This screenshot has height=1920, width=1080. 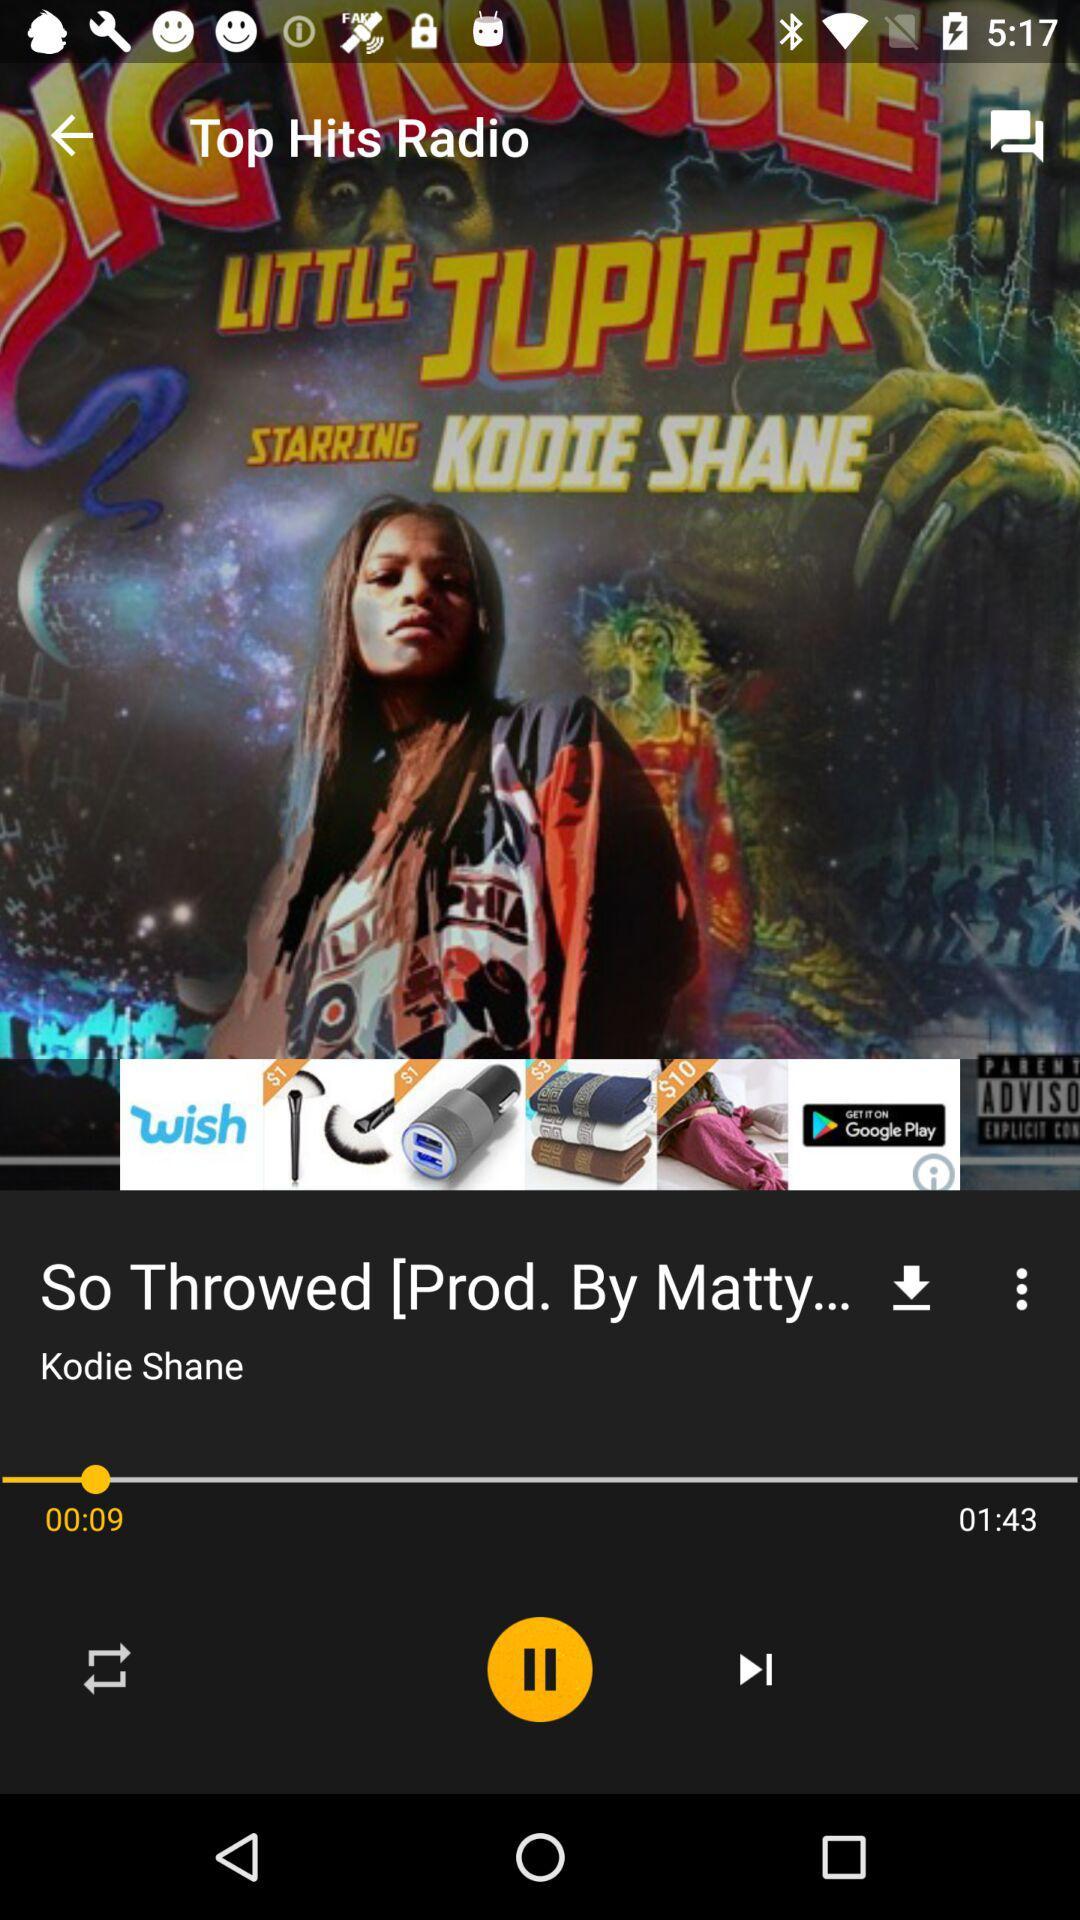 I want to click on the icon next to top hits radio app, so click(x=1017, y=135).